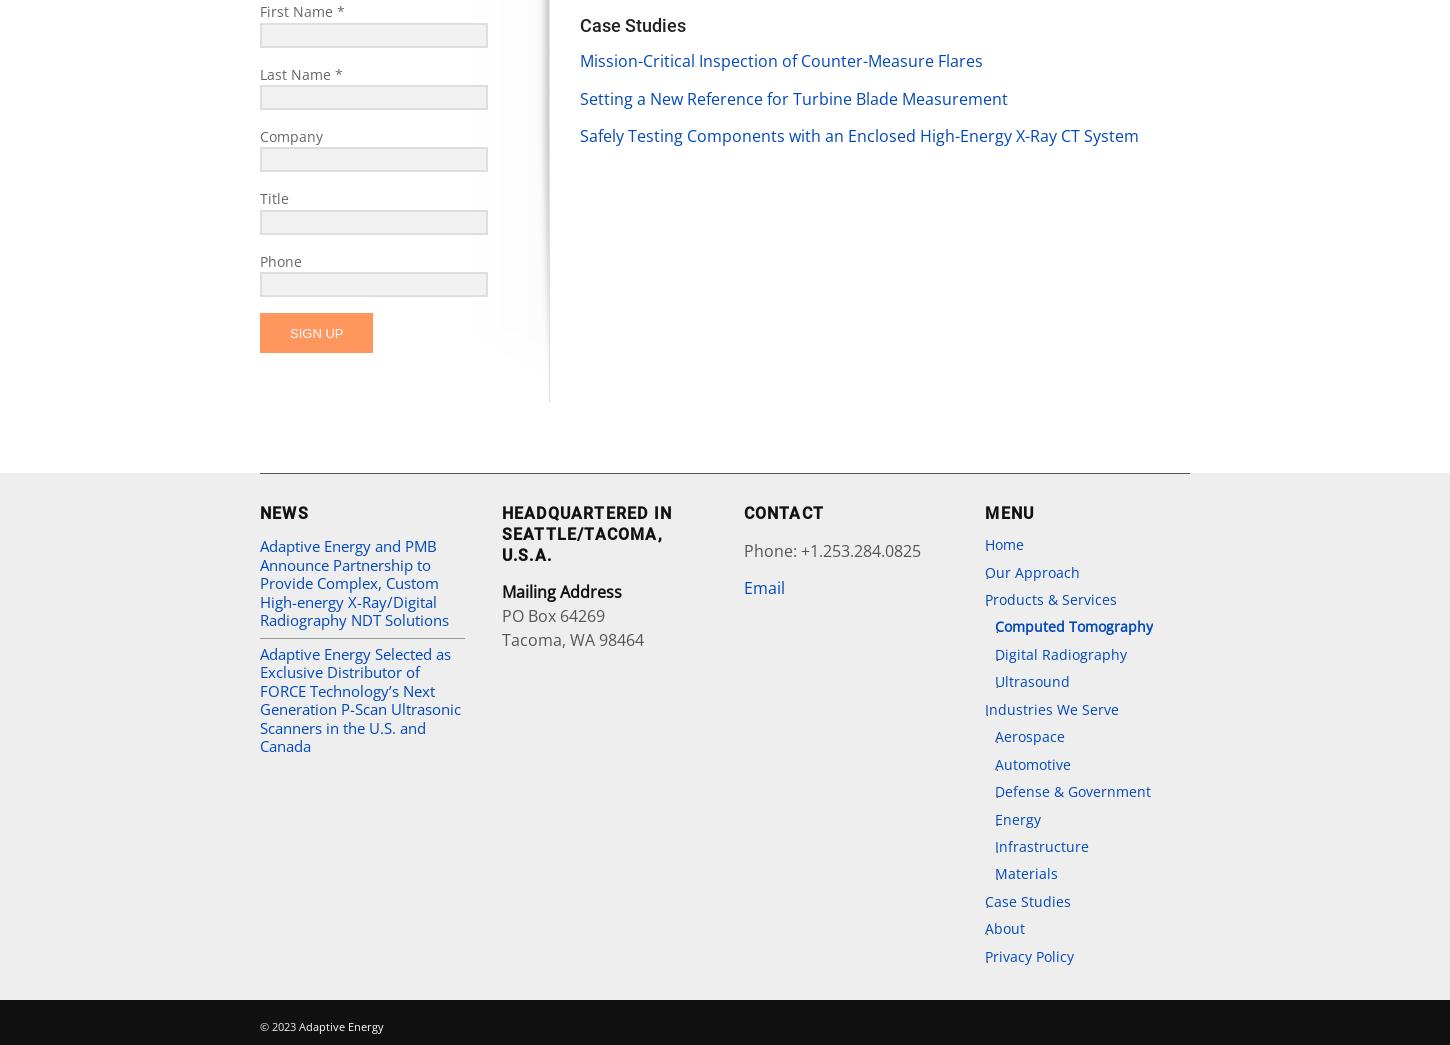 The image size is (1450, 1045). I want to click on 'Tacoma, WA 98464', so click(572, 638).